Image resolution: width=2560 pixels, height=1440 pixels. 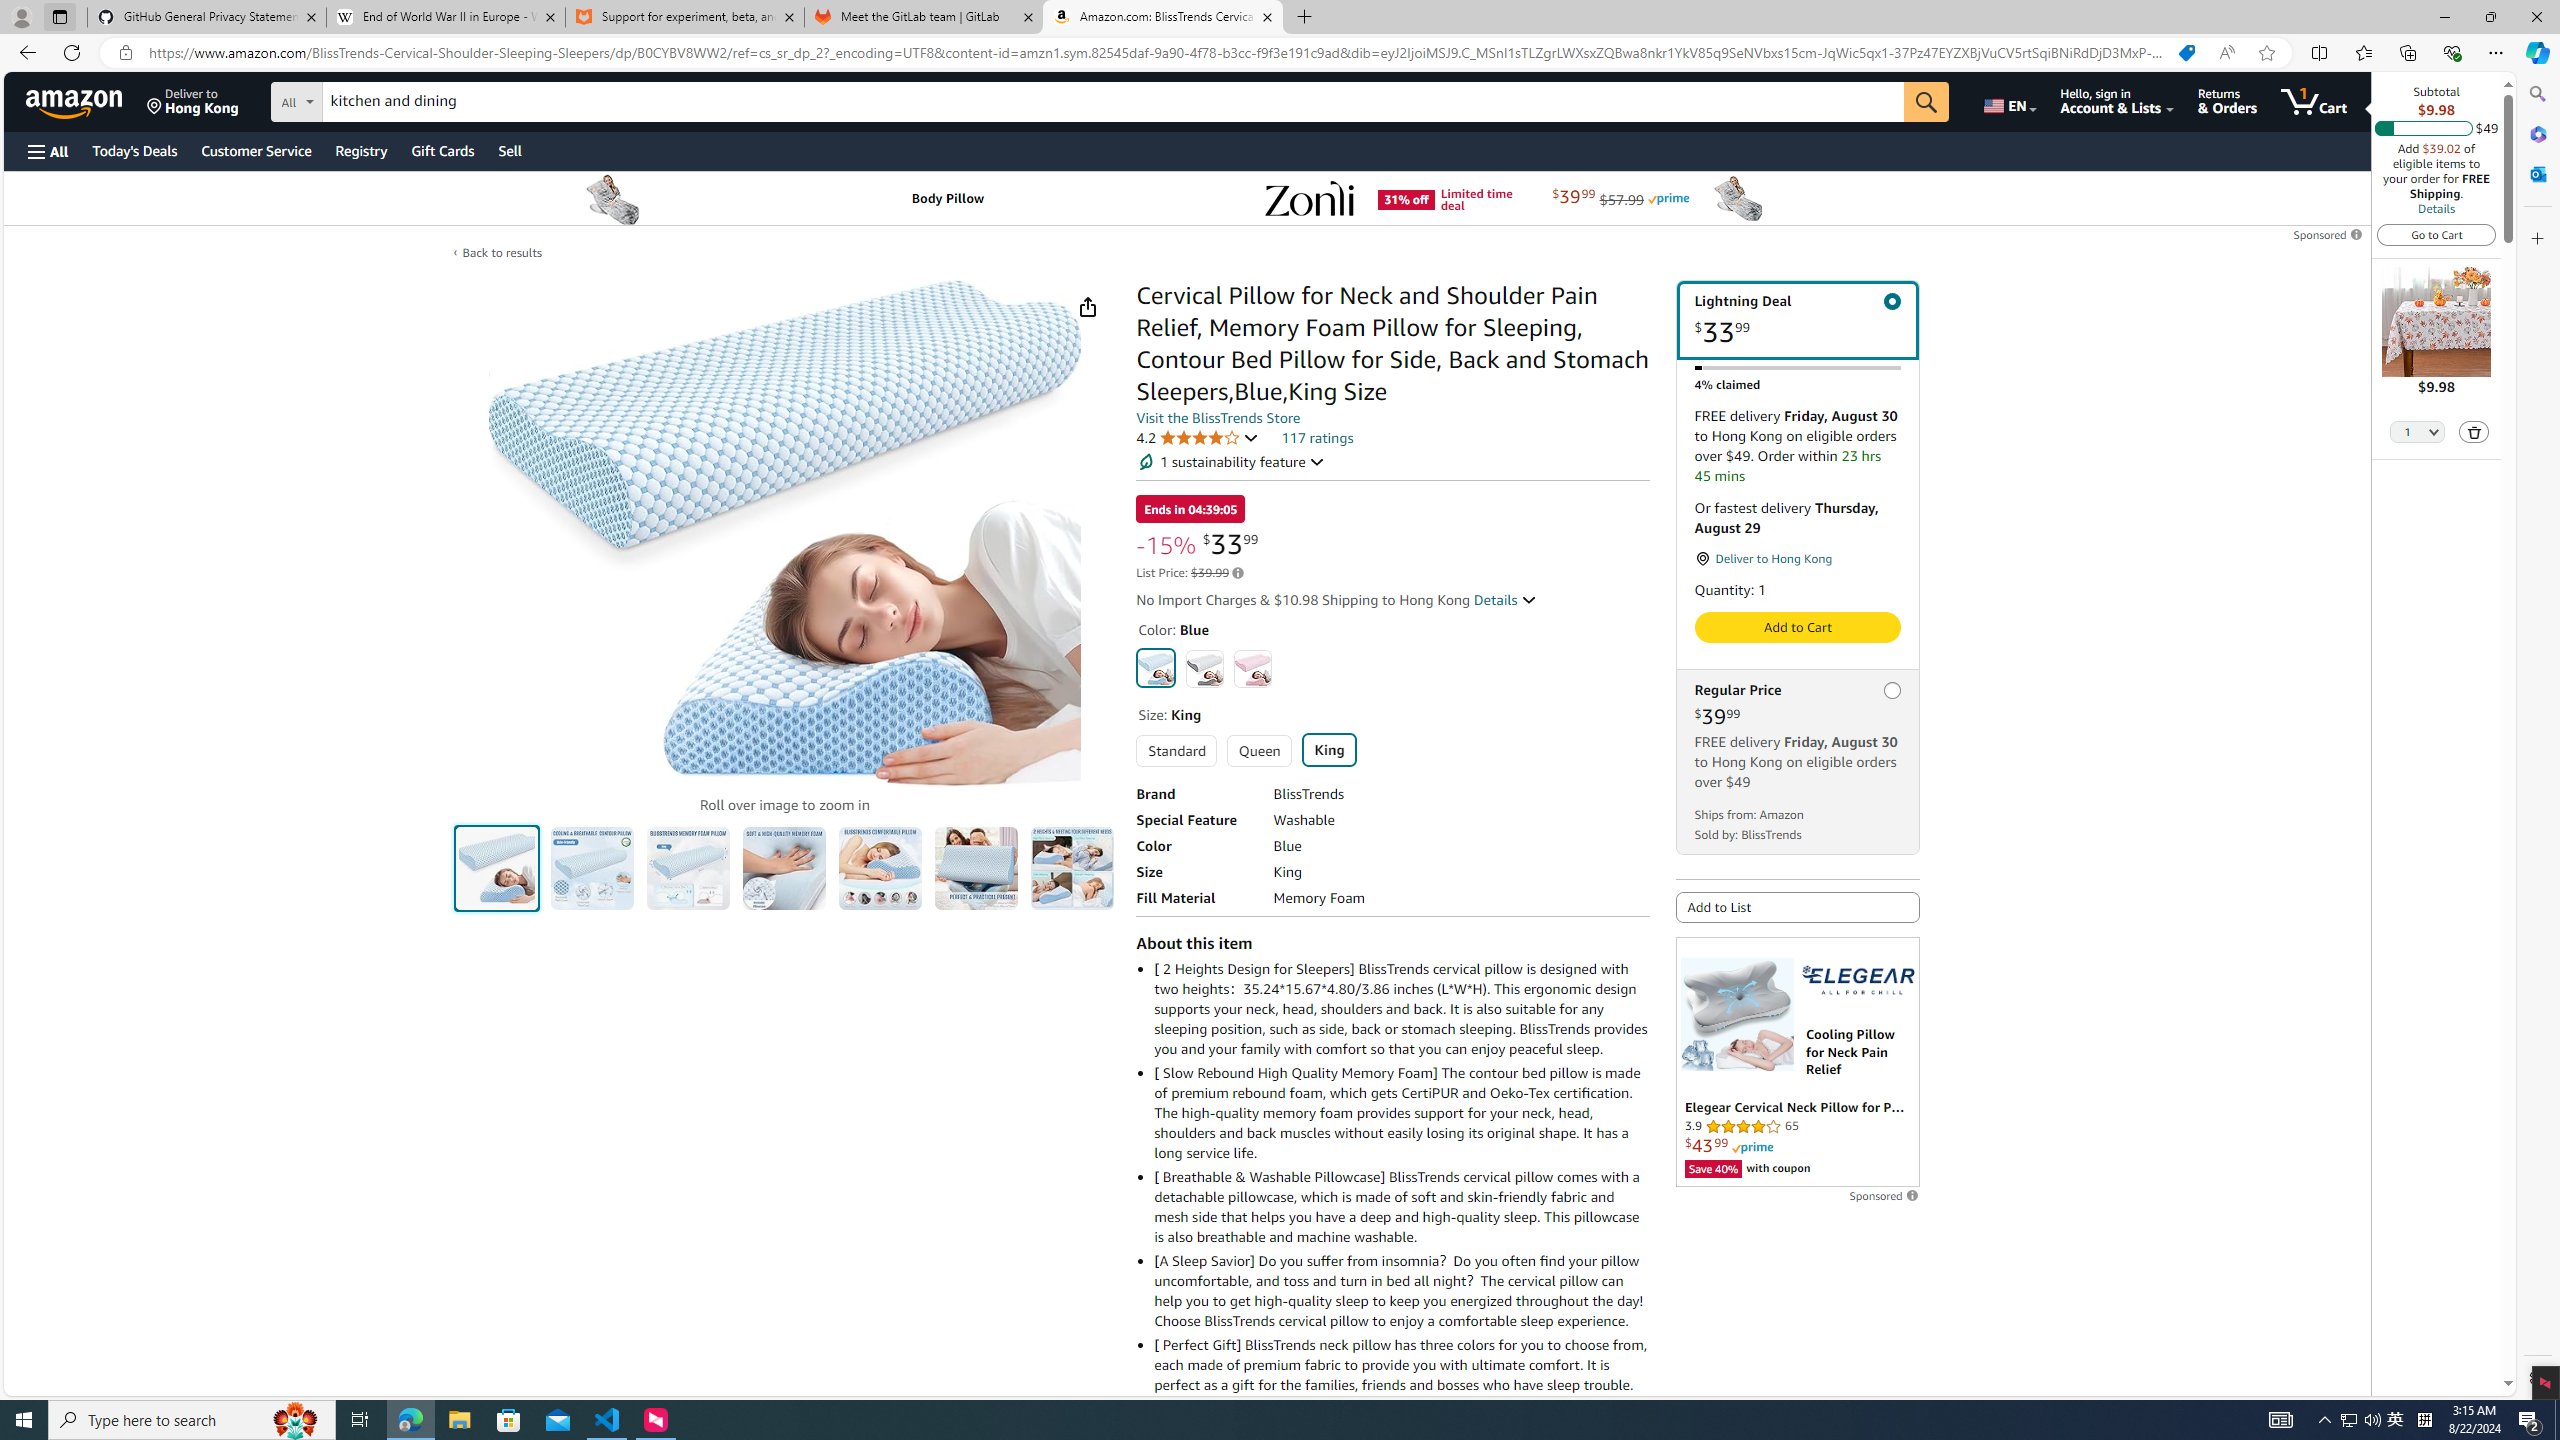 What do you see at coordinates (509, 150) in the screenshot?
I see `'Sell'` at bounding box center [509, 150].